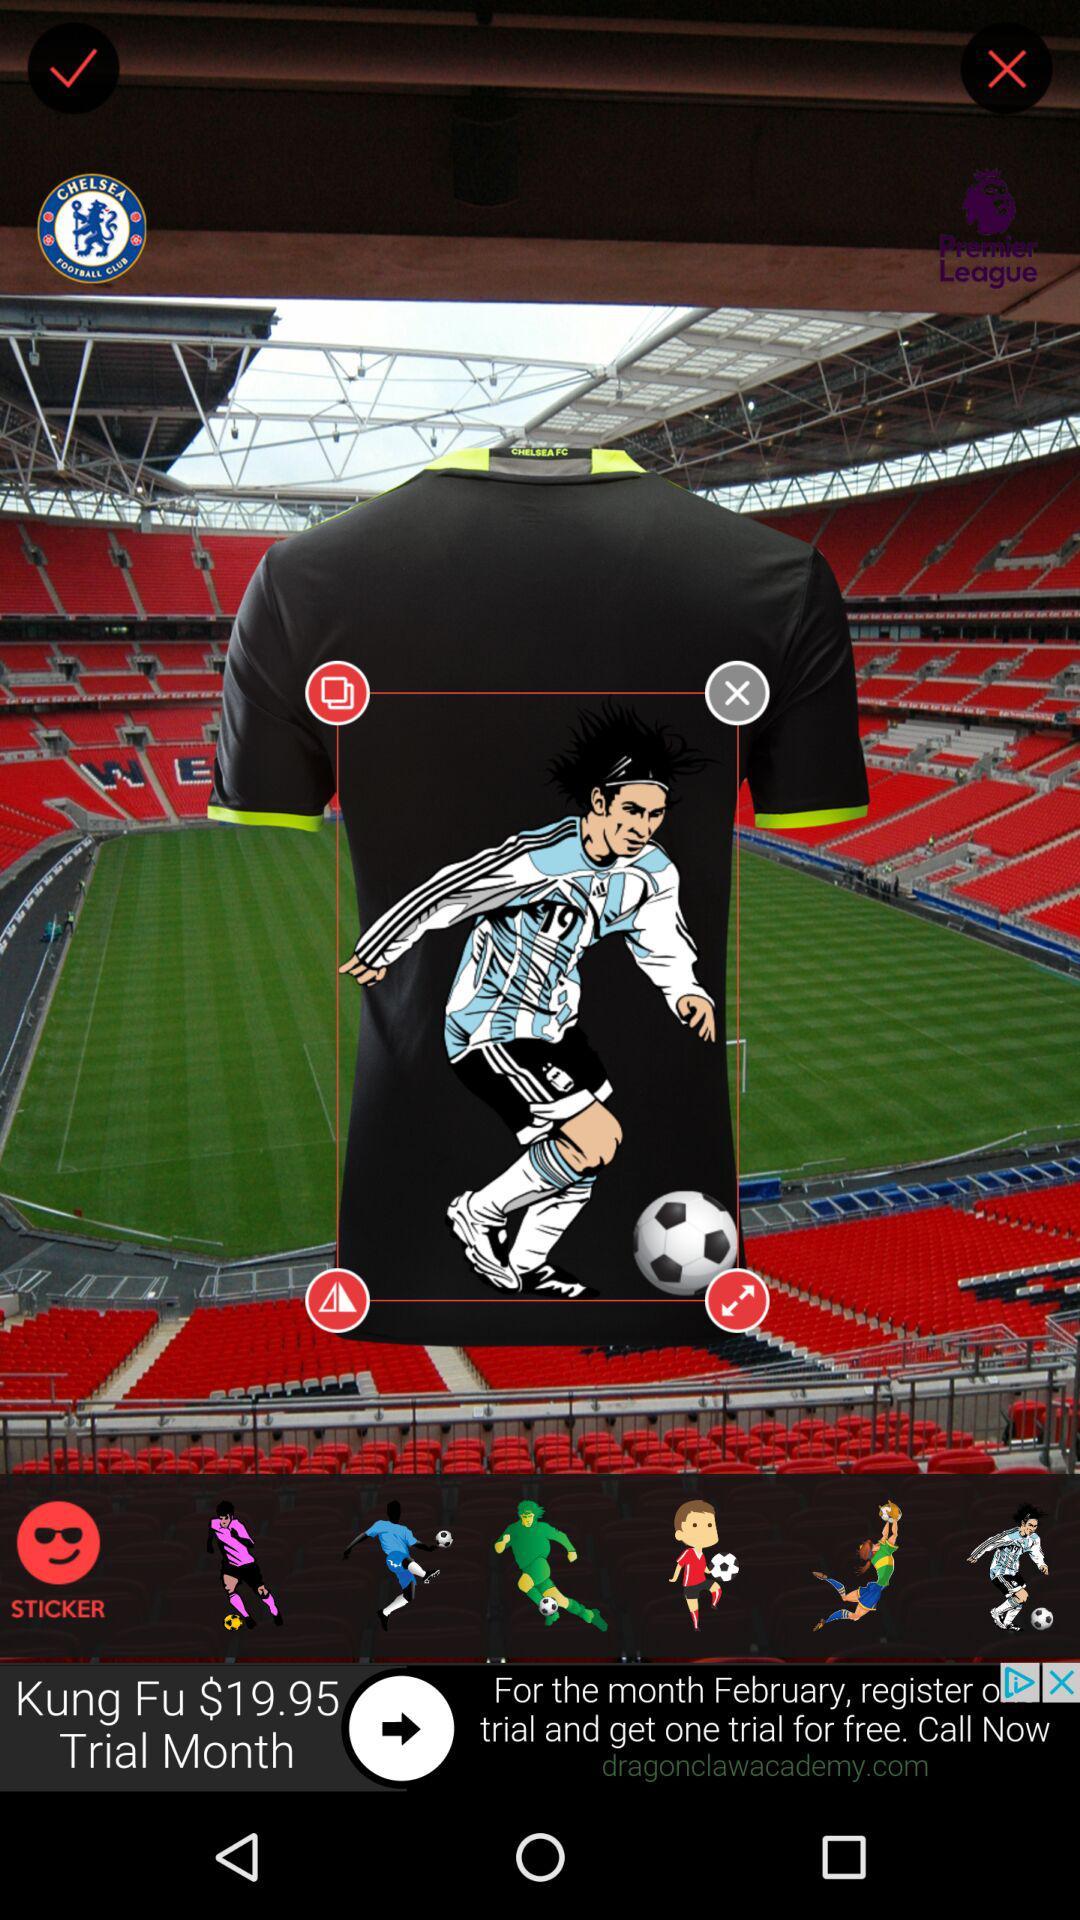 This screenshot has height=1920, width=1080. I want to click on open advertisement, so click(540, 1727).